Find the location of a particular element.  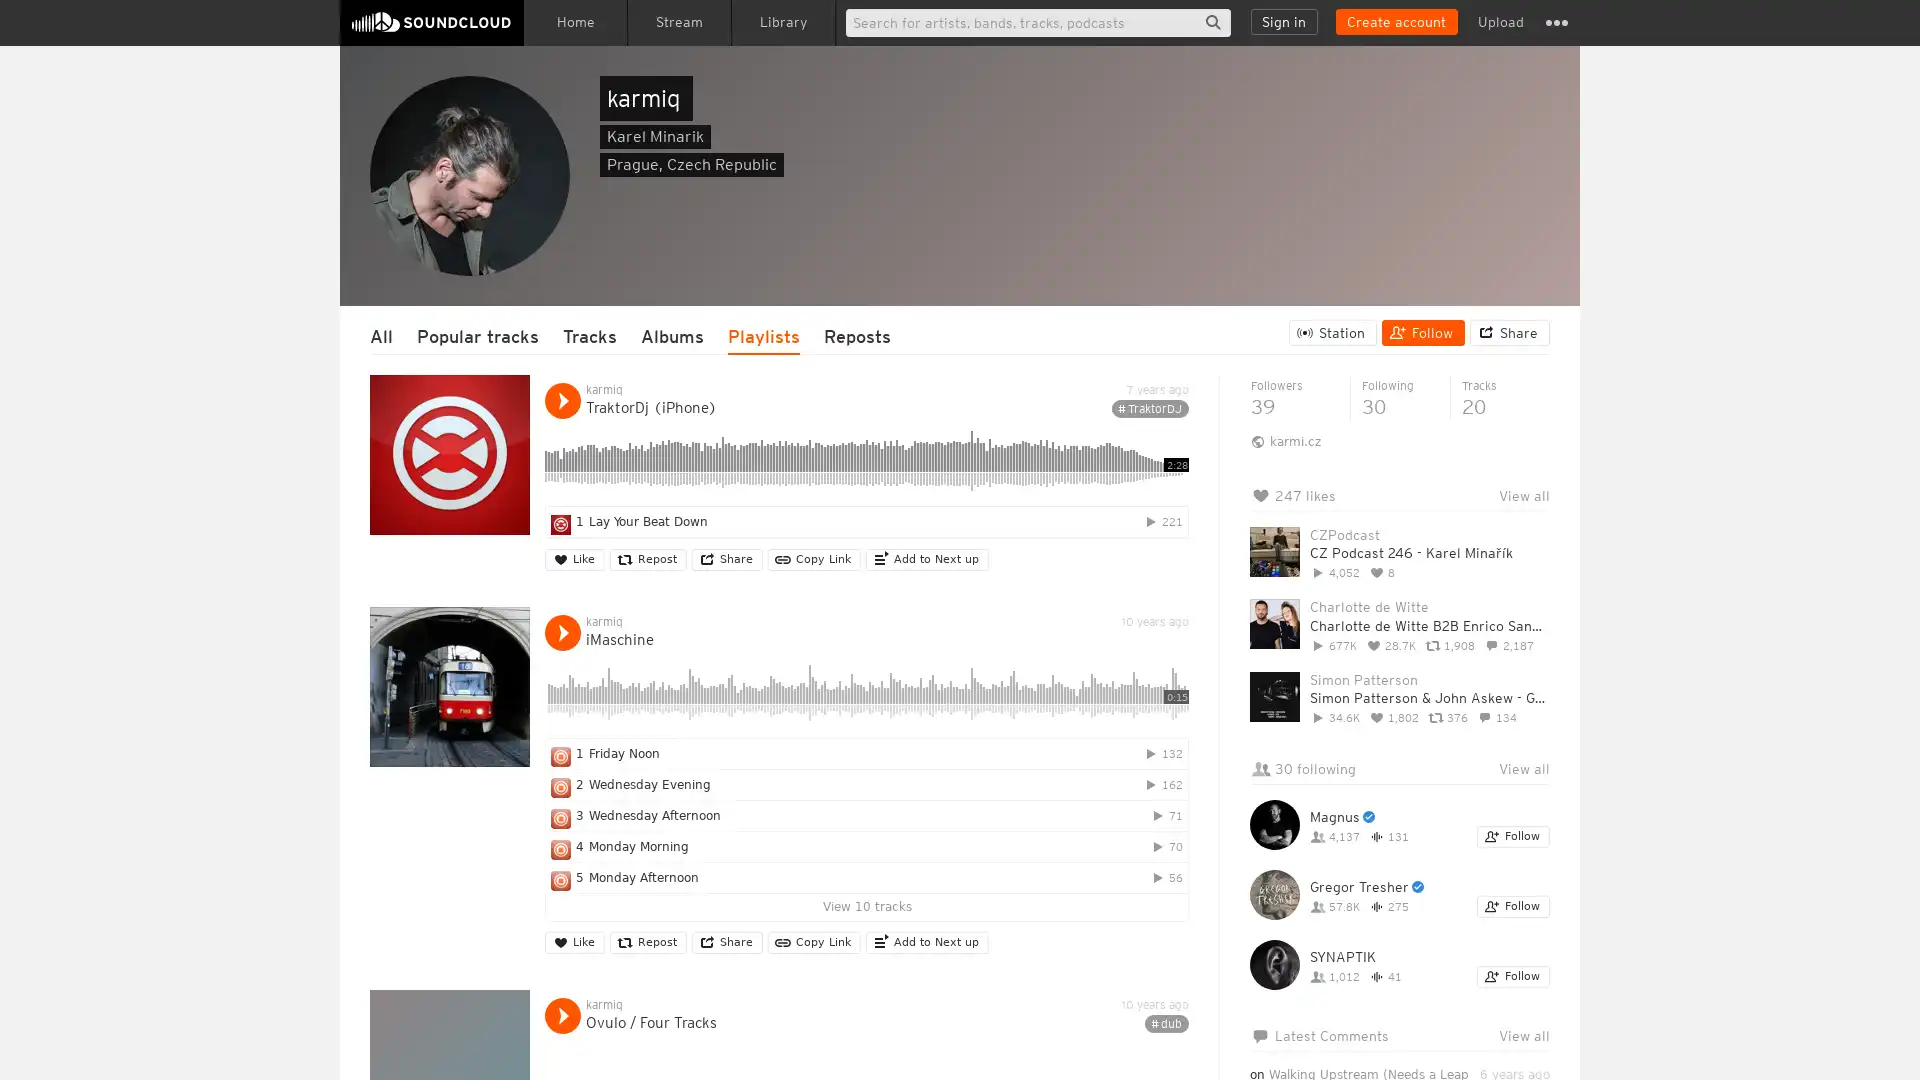

Follow is located at coordinates (1422, 331).